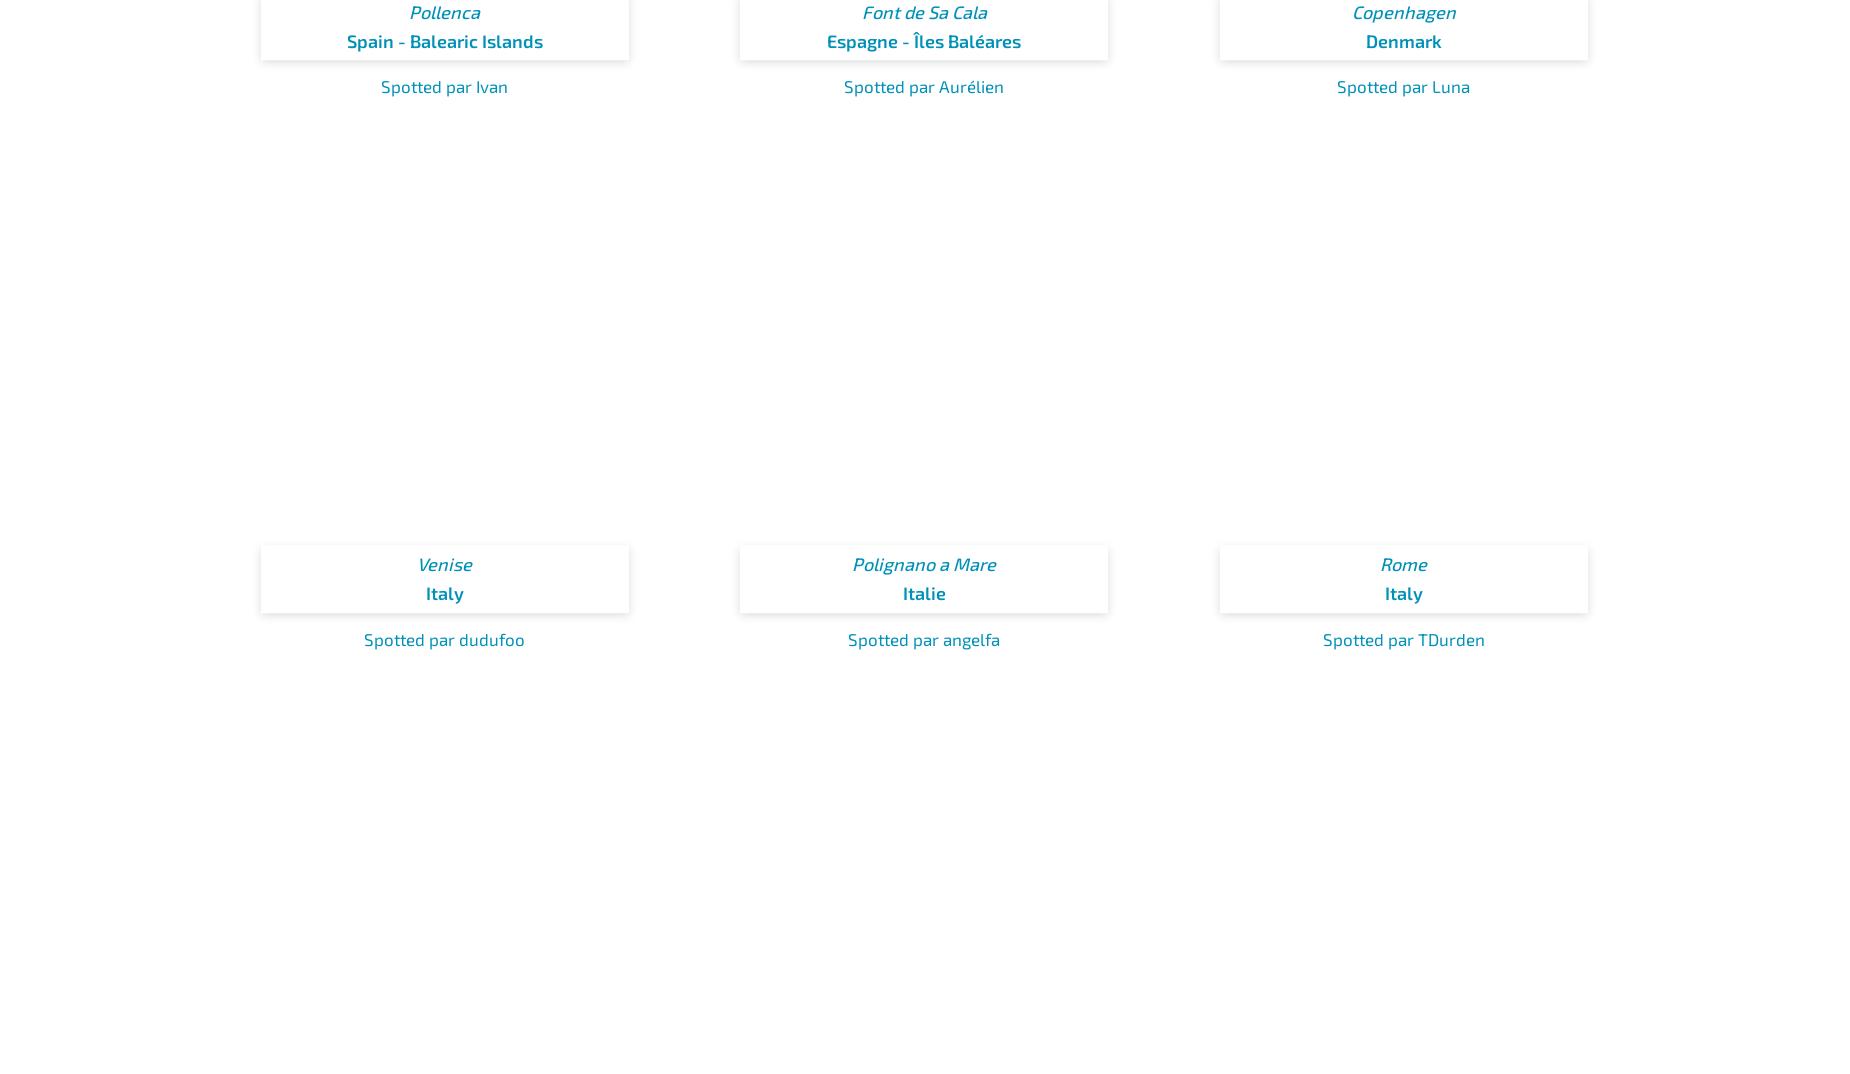 The height and width of the screenshot is (1074, 1850). Describe the element at coordinates (443, 562) in the screenshot. I see `'Venise'` at that location.